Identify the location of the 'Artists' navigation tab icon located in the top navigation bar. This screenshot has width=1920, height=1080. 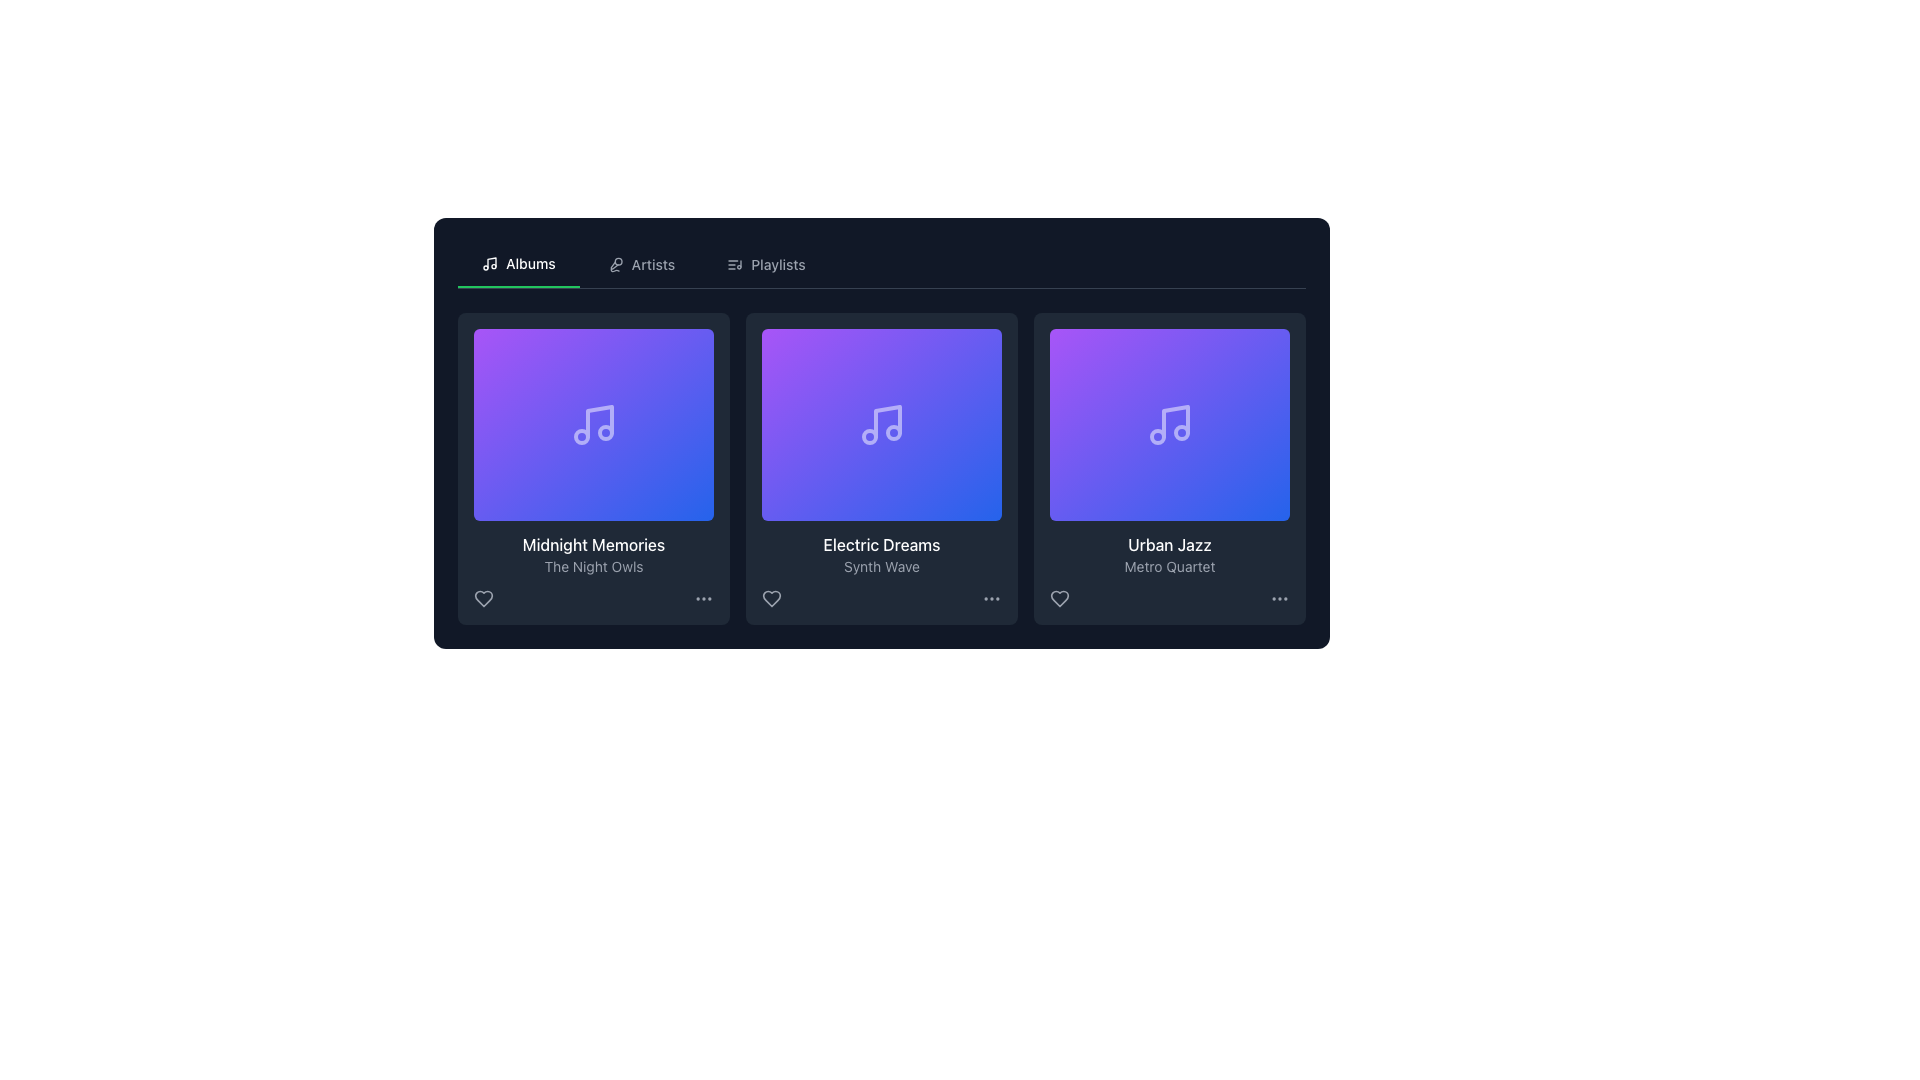
(614, 264).